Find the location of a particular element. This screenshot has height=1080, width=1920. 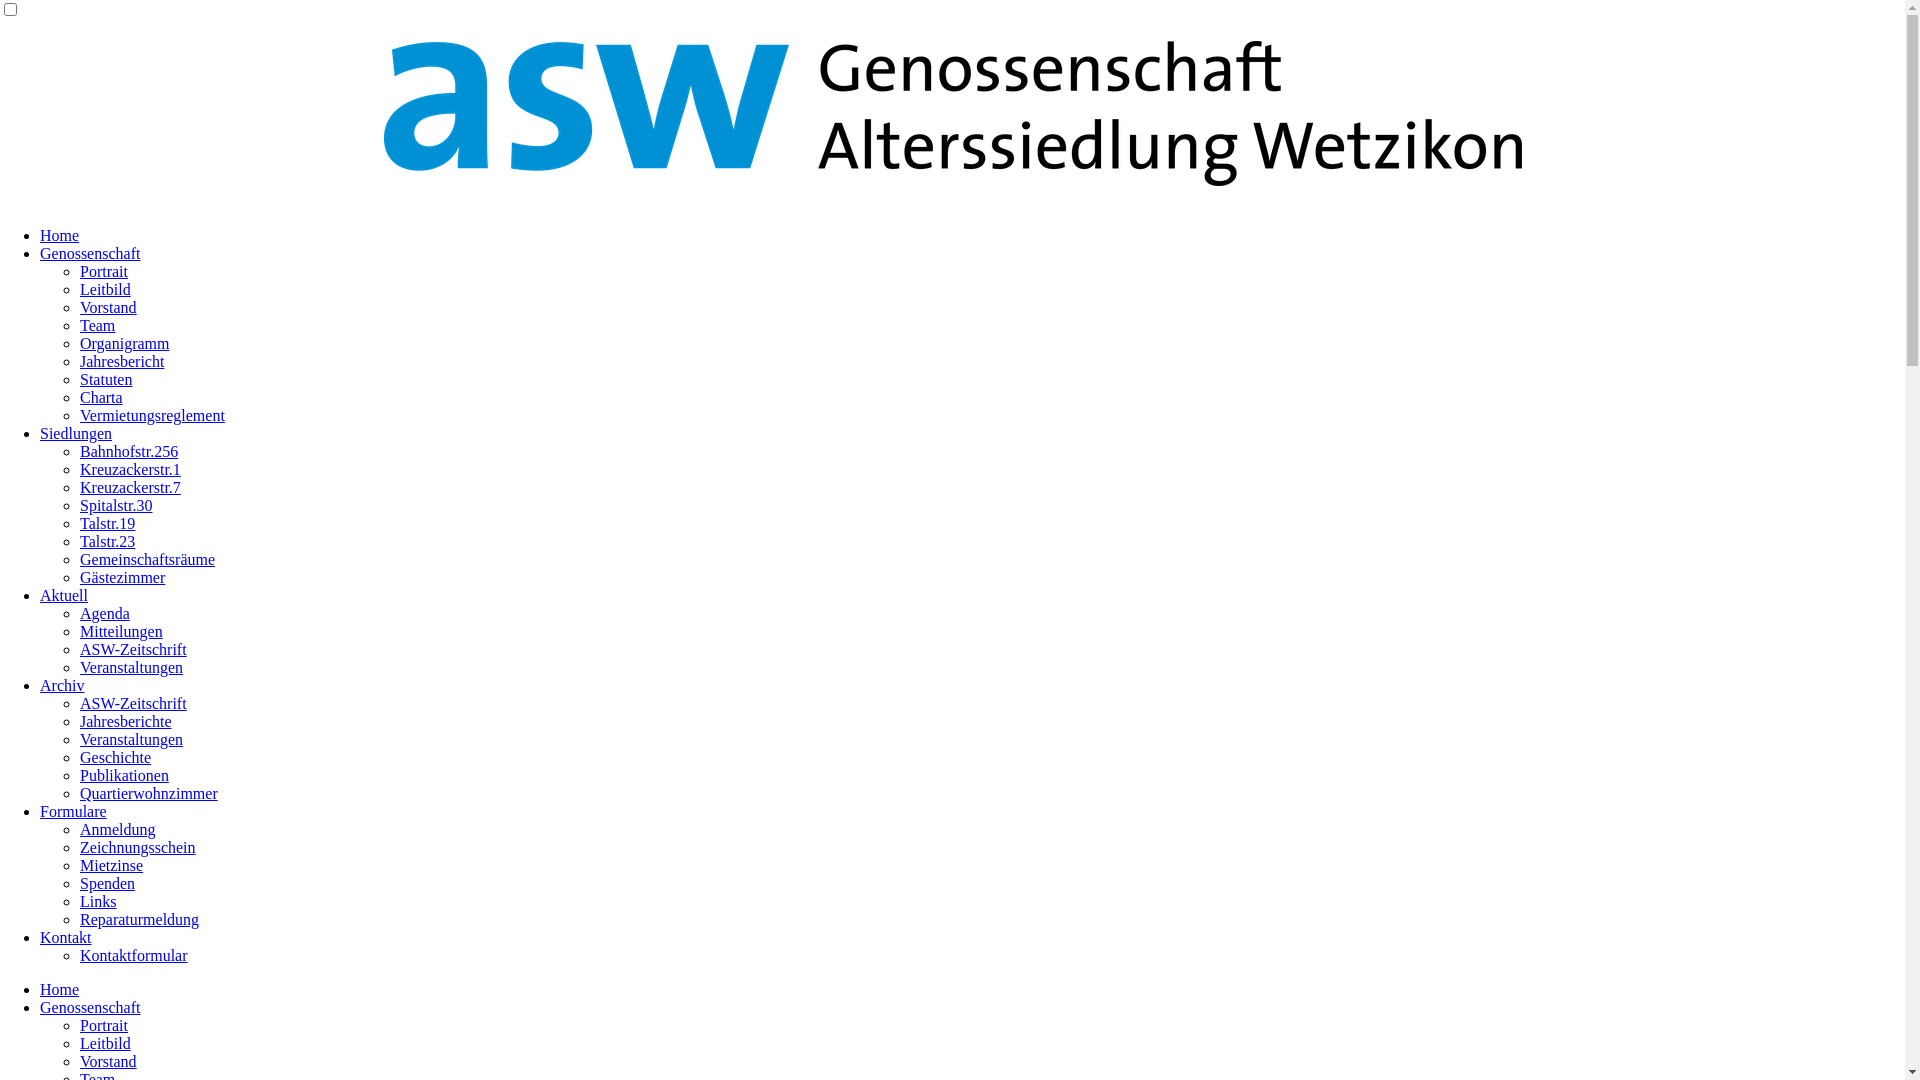

'Archiv' is located at coordinates (62, 684).